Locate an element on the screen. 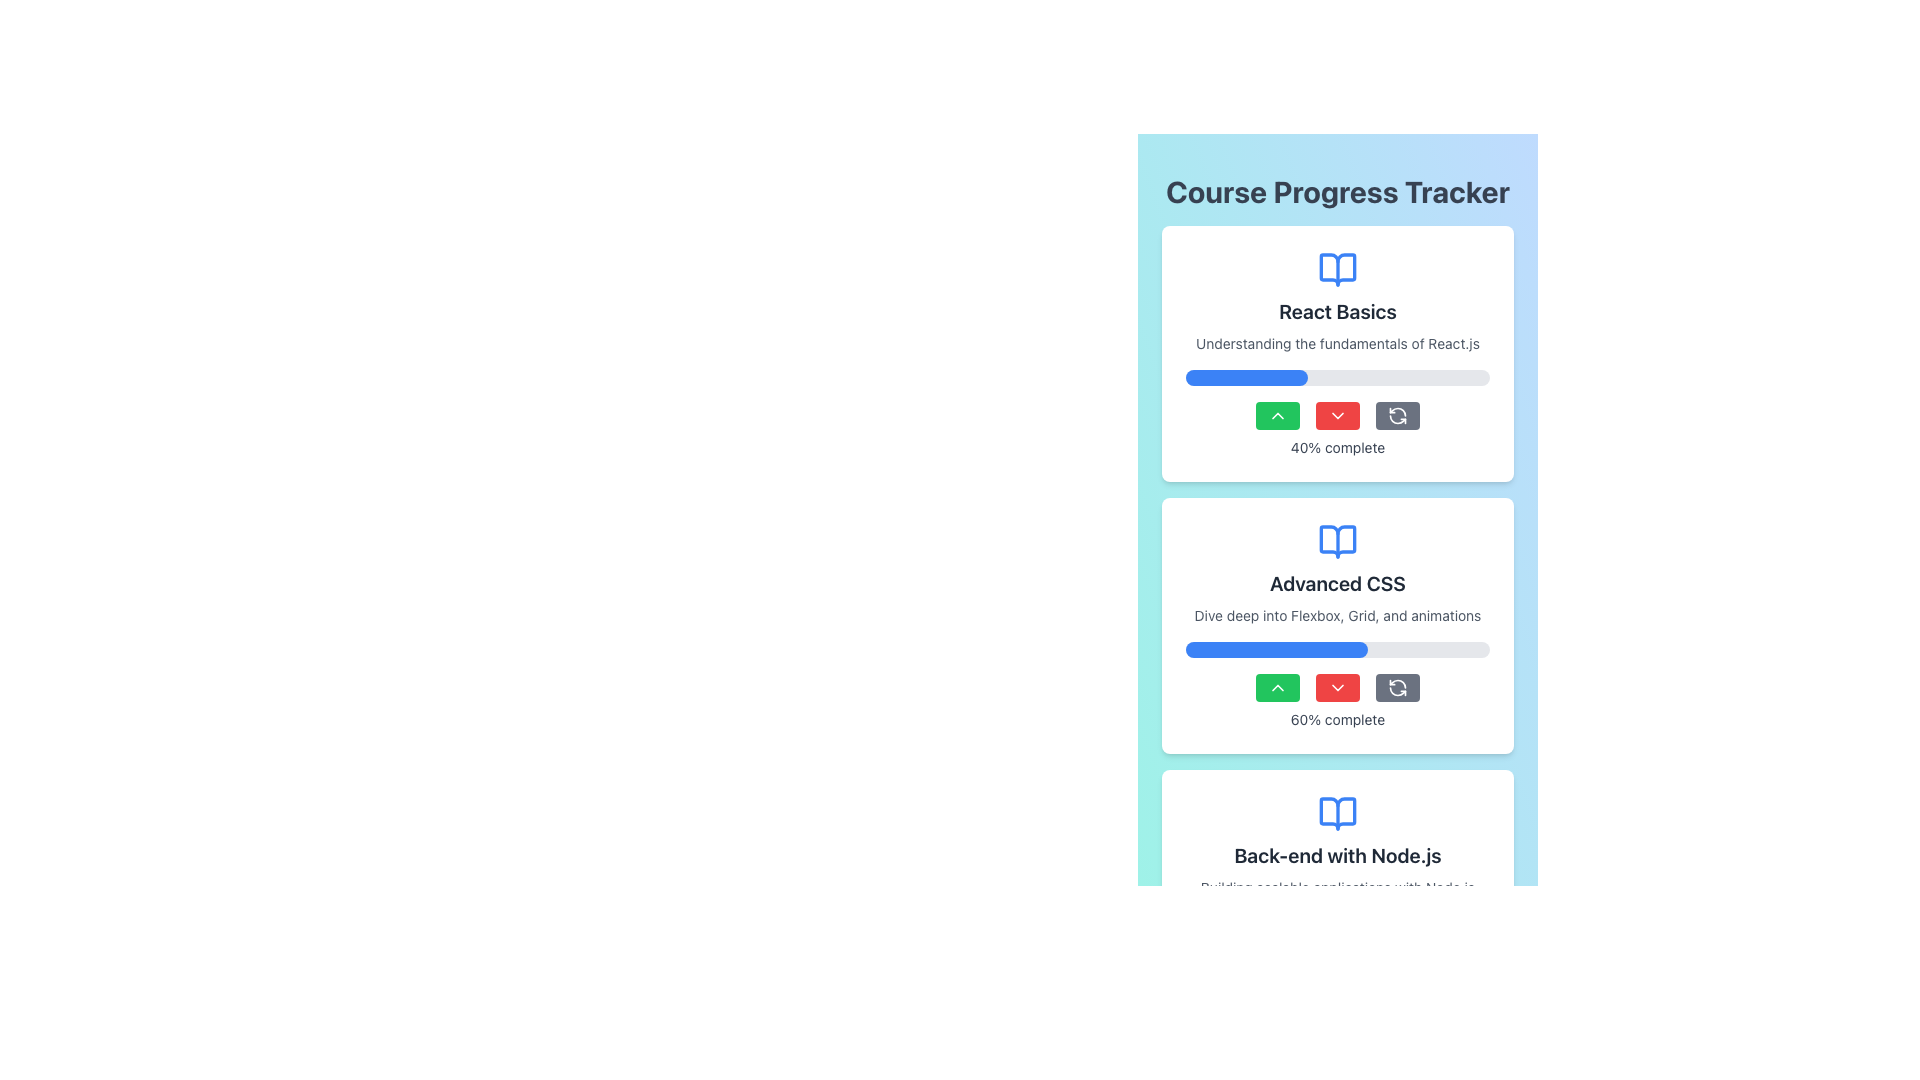 The width and height of the screenshot is (1920, 1080). the text label displaying '40% complete', located within the 'React Basics' card, which is positioned slightly below the action buttons is located at coordinates (1338, 446).